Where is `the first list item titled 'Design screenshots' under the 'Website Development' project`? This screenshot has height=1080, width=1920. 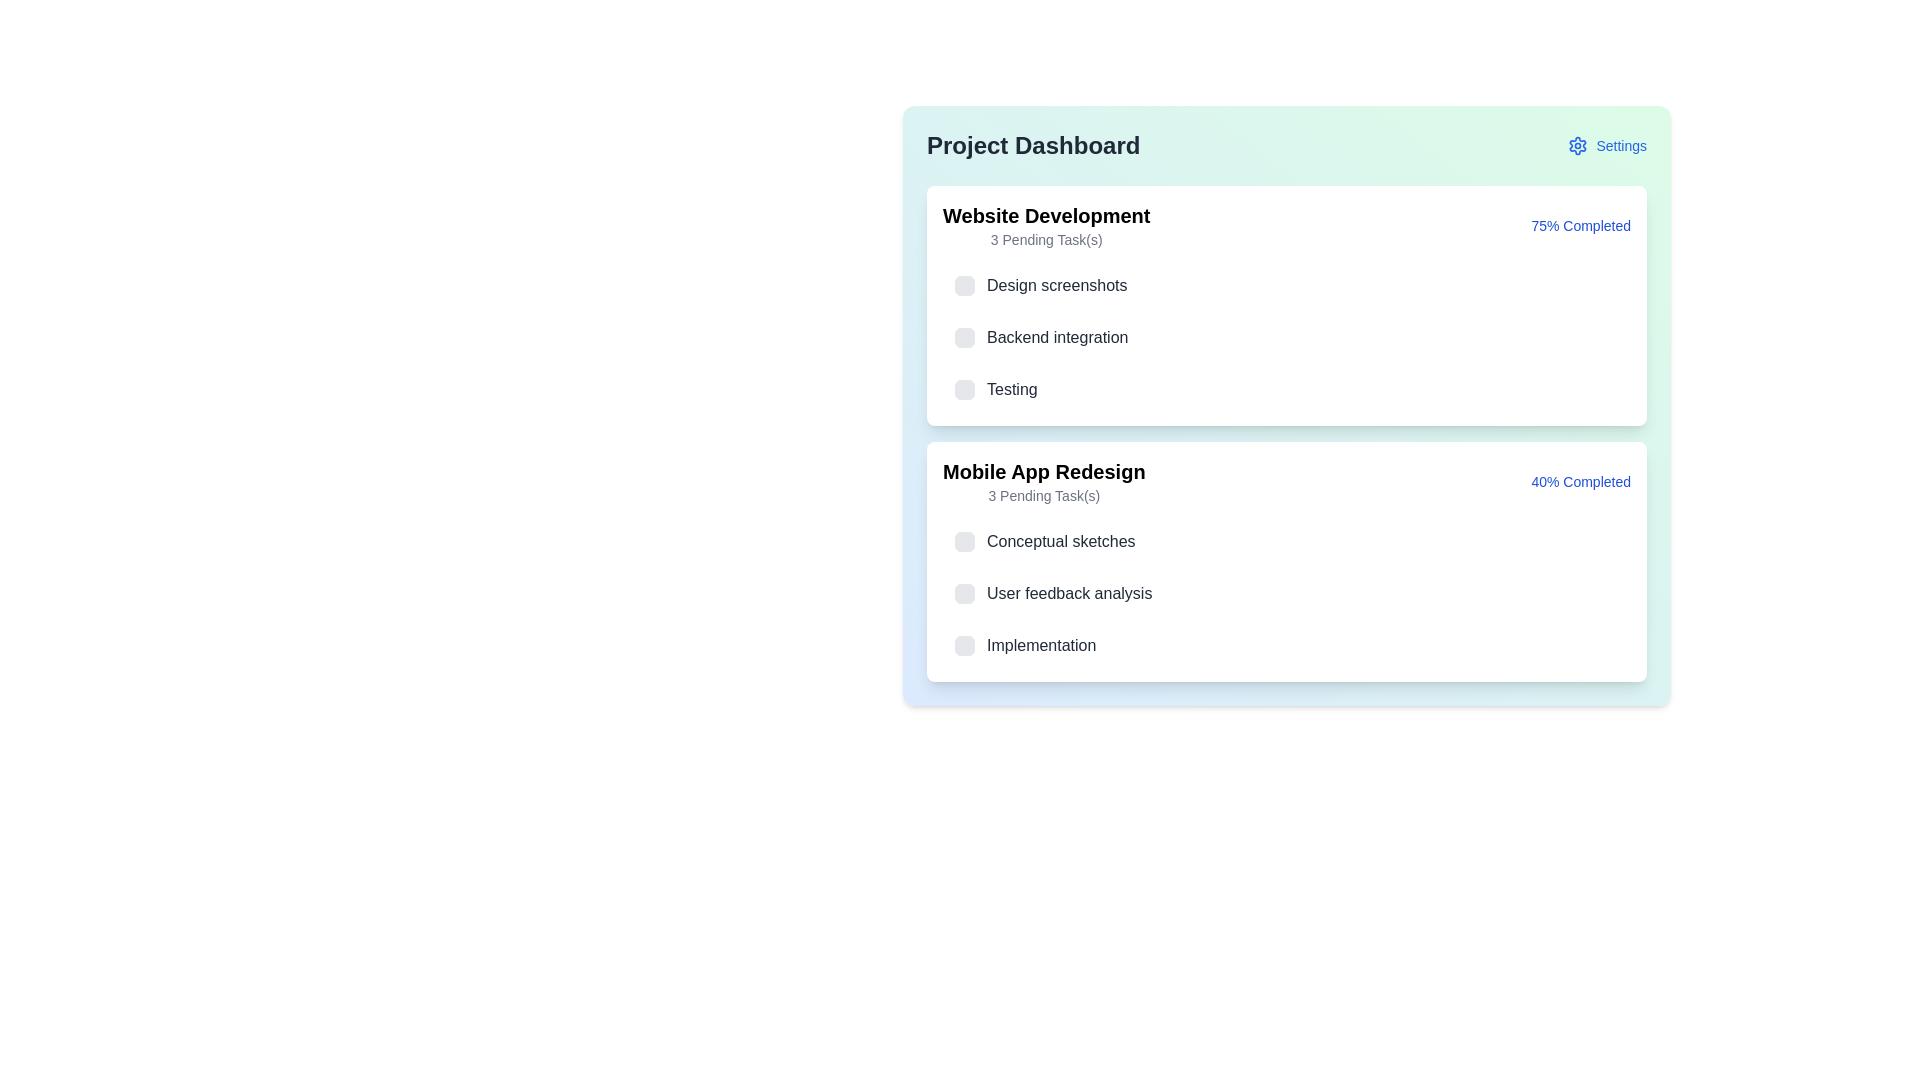
the first list item titled 'Design screenshots' under the 'Website Development' project is located at coordinates (1286, 285).